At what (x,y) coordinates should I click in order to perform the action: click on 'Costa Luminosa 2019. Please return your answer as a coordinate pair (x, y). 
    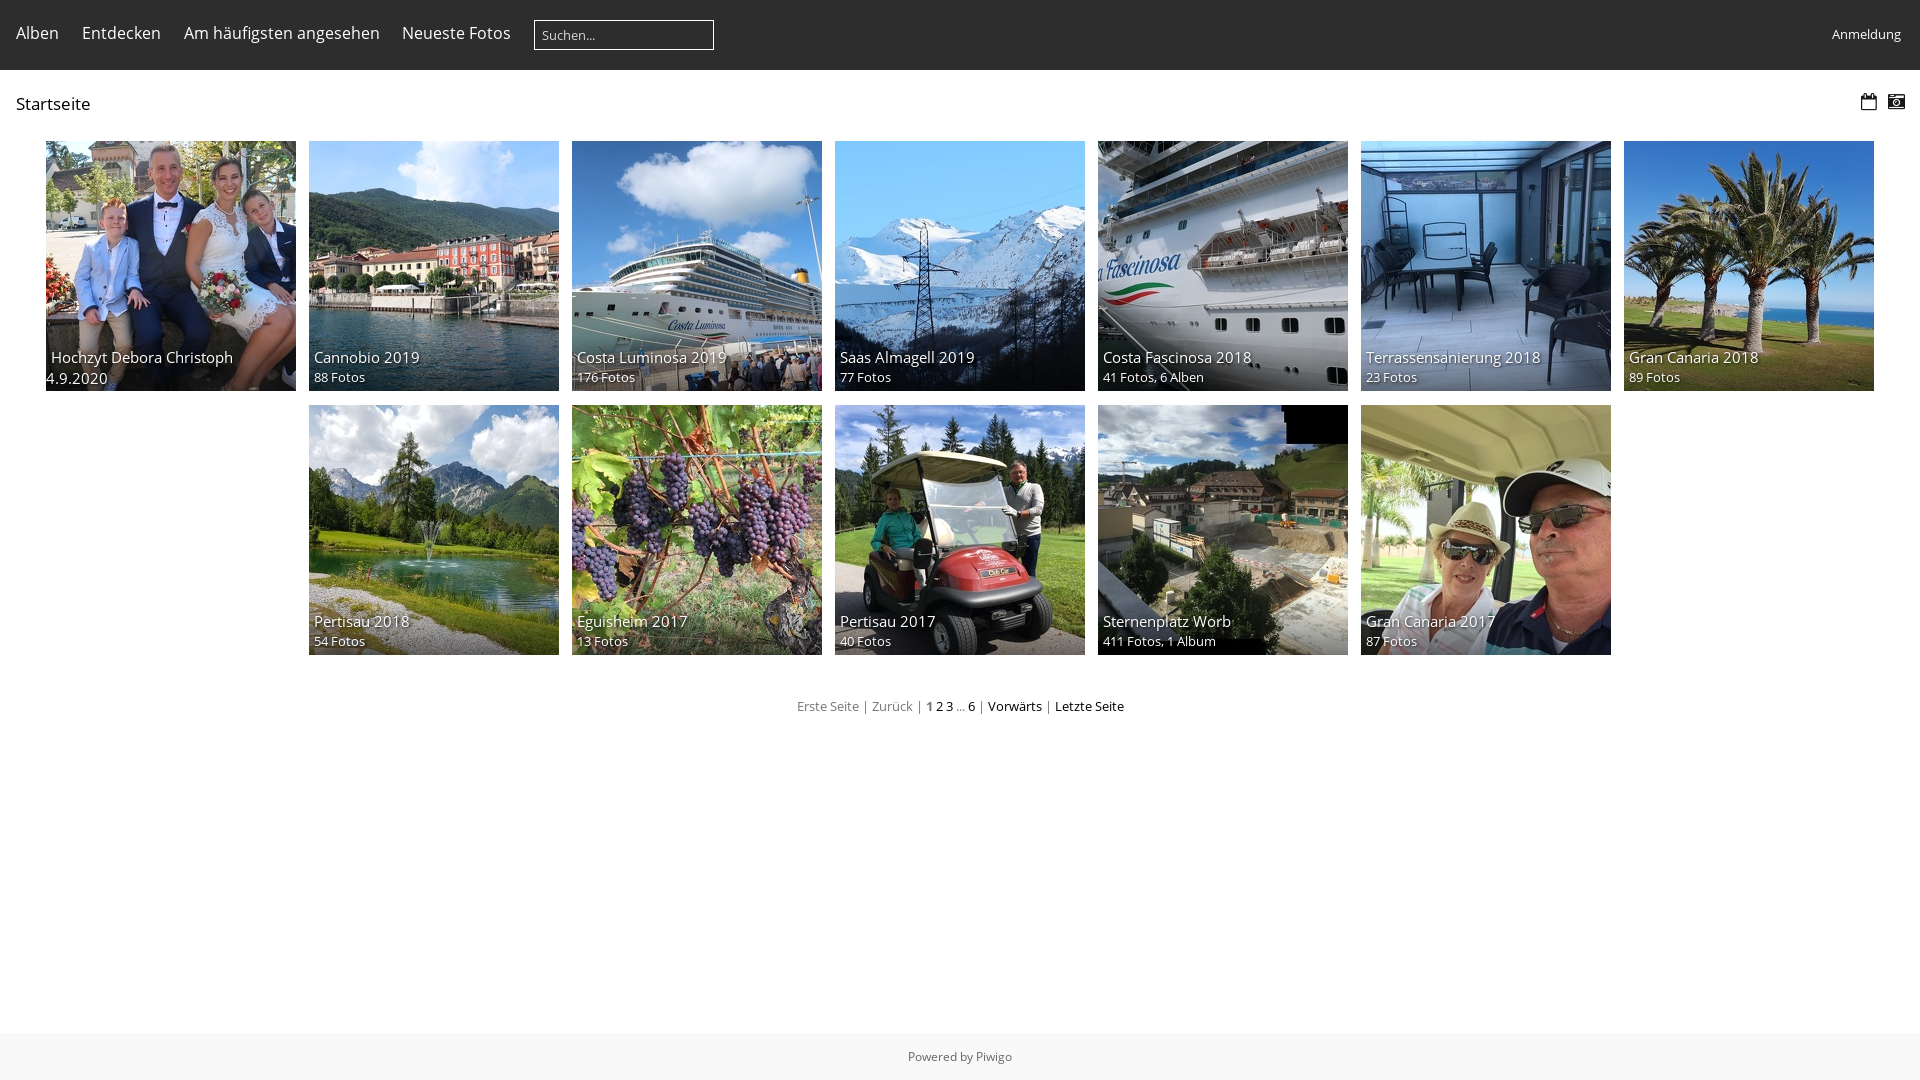
    Looking at the image, I should click on (696, 265).